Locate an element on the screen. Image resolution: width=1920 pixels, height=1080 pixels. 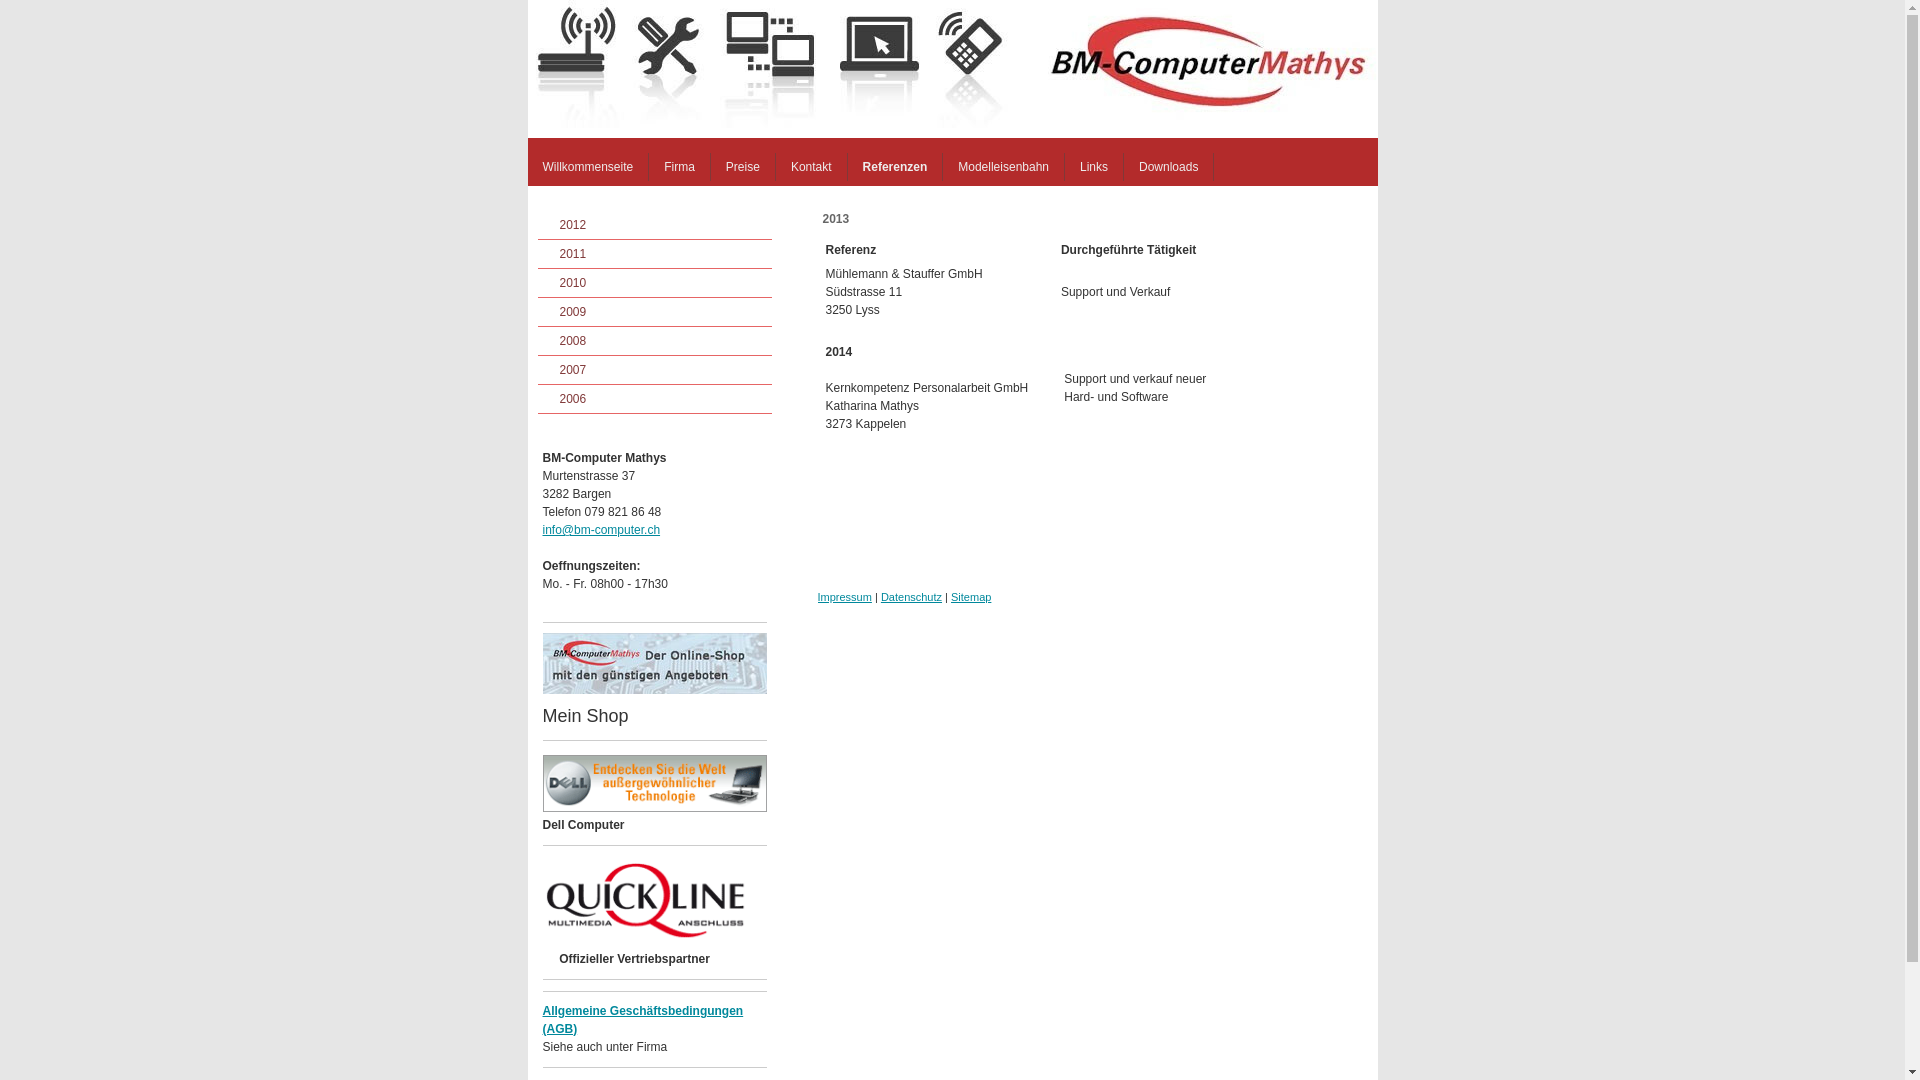
'2010' is located at coordinates (654, 283).